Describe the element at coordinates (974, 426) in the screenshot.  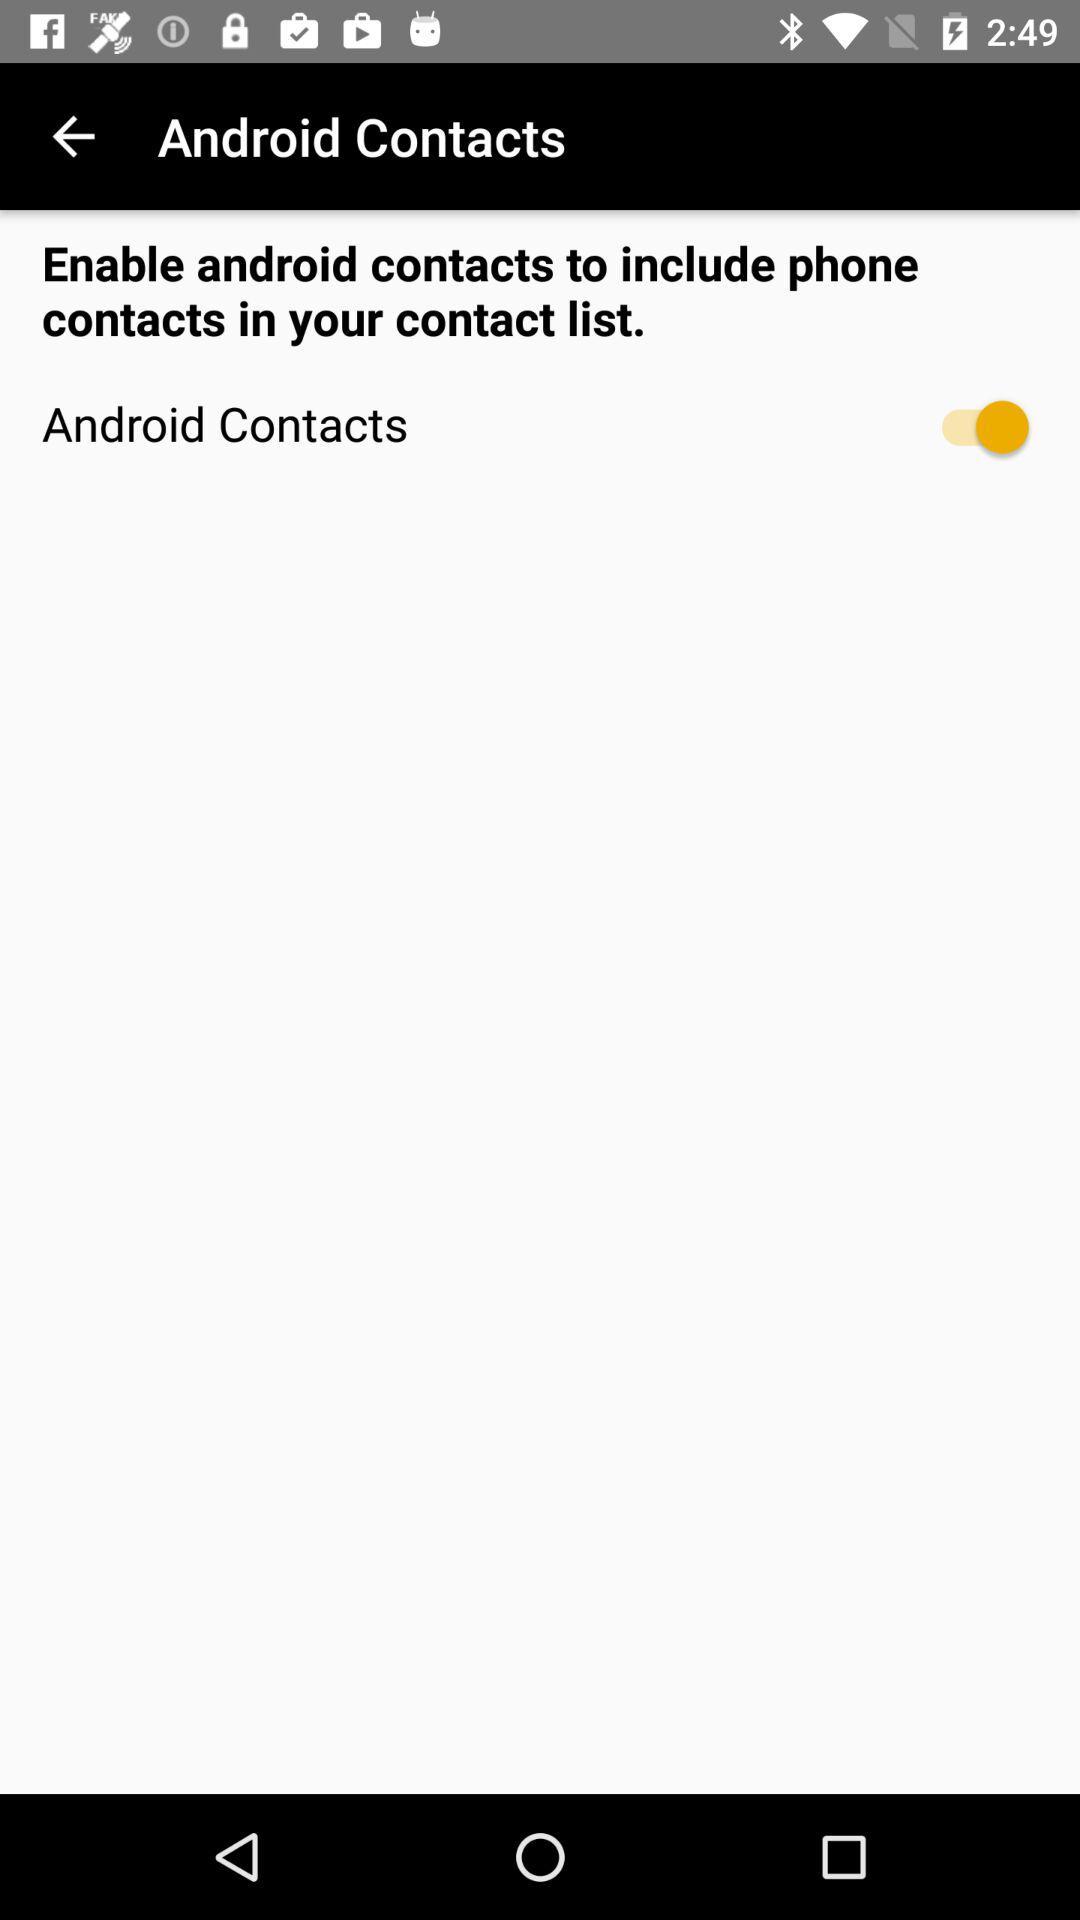
I see `icon at the top right corner` at that location.